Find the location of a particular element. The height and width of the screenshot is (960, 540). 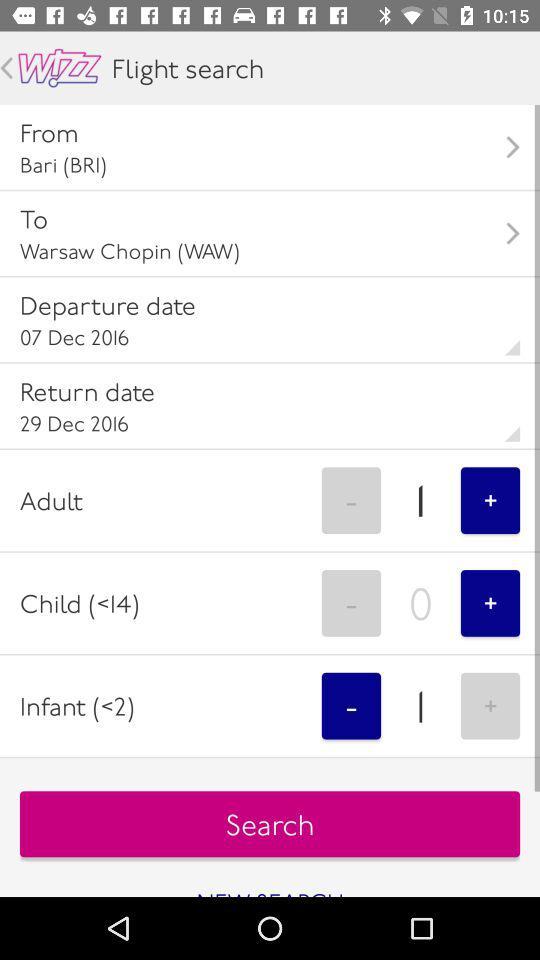

home is located at coordinates (59, 68).